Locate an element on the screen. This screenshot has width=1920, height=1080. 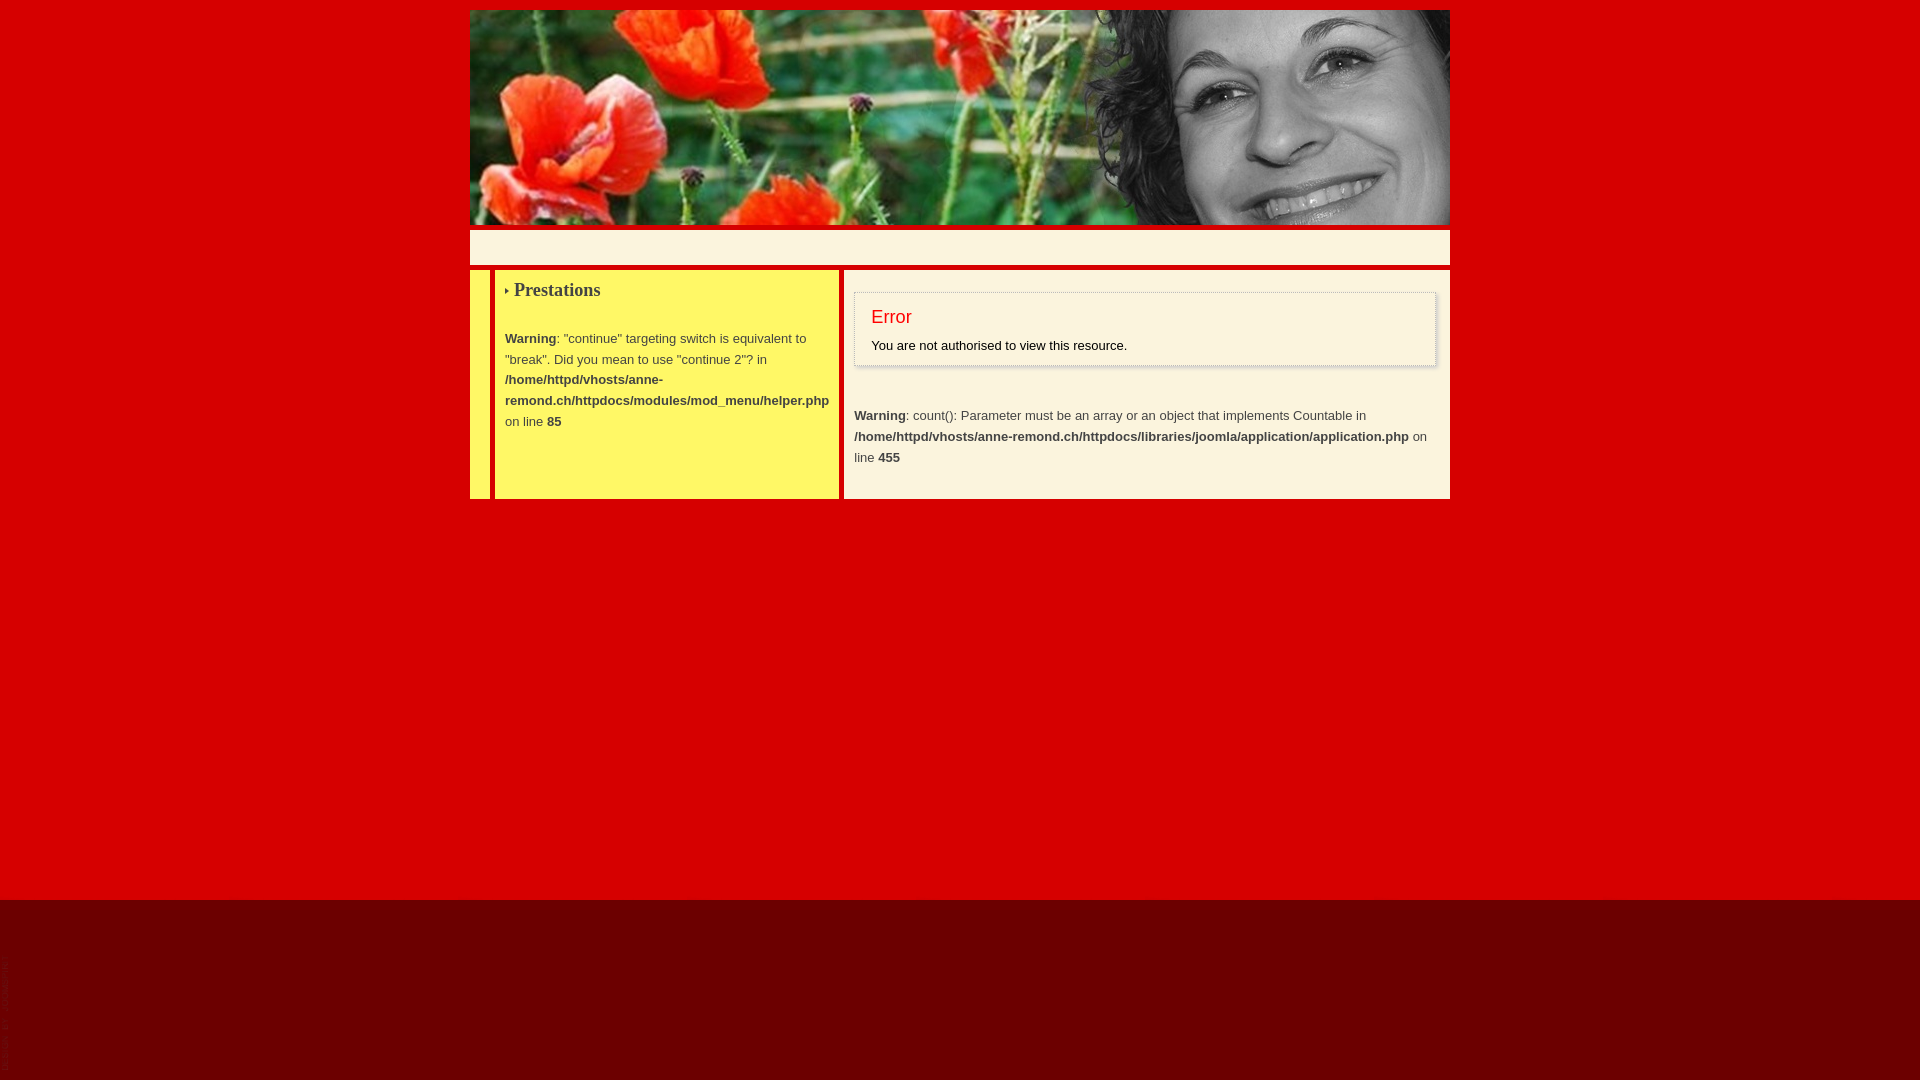
'JoomSpirit' is located at coordinates (1, 1013).